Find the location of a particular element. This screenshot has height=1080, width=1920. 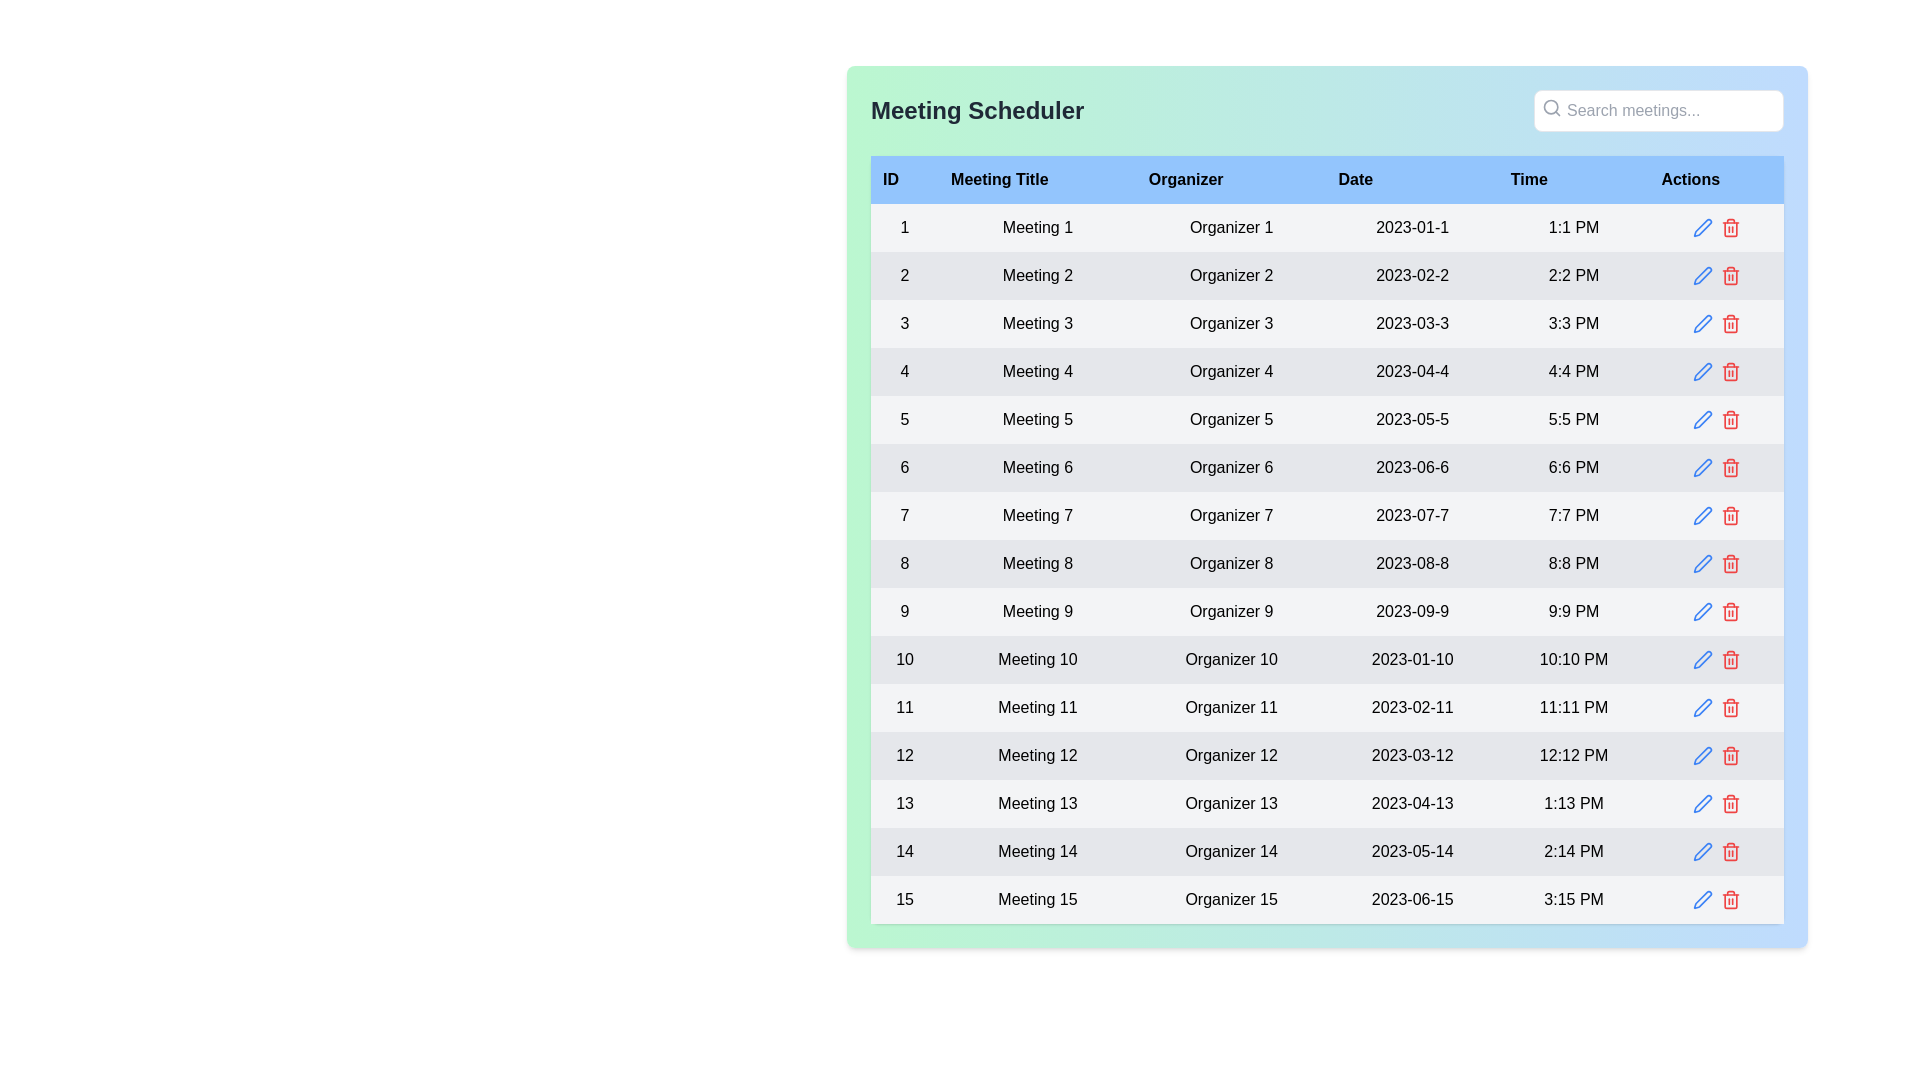

the pencil icon in the Action buttons of the last cell corresponding to 'Meeting 13' and 'Organizer 13' in the 'Actions' column of the table is located at coordinates (1715, 802).